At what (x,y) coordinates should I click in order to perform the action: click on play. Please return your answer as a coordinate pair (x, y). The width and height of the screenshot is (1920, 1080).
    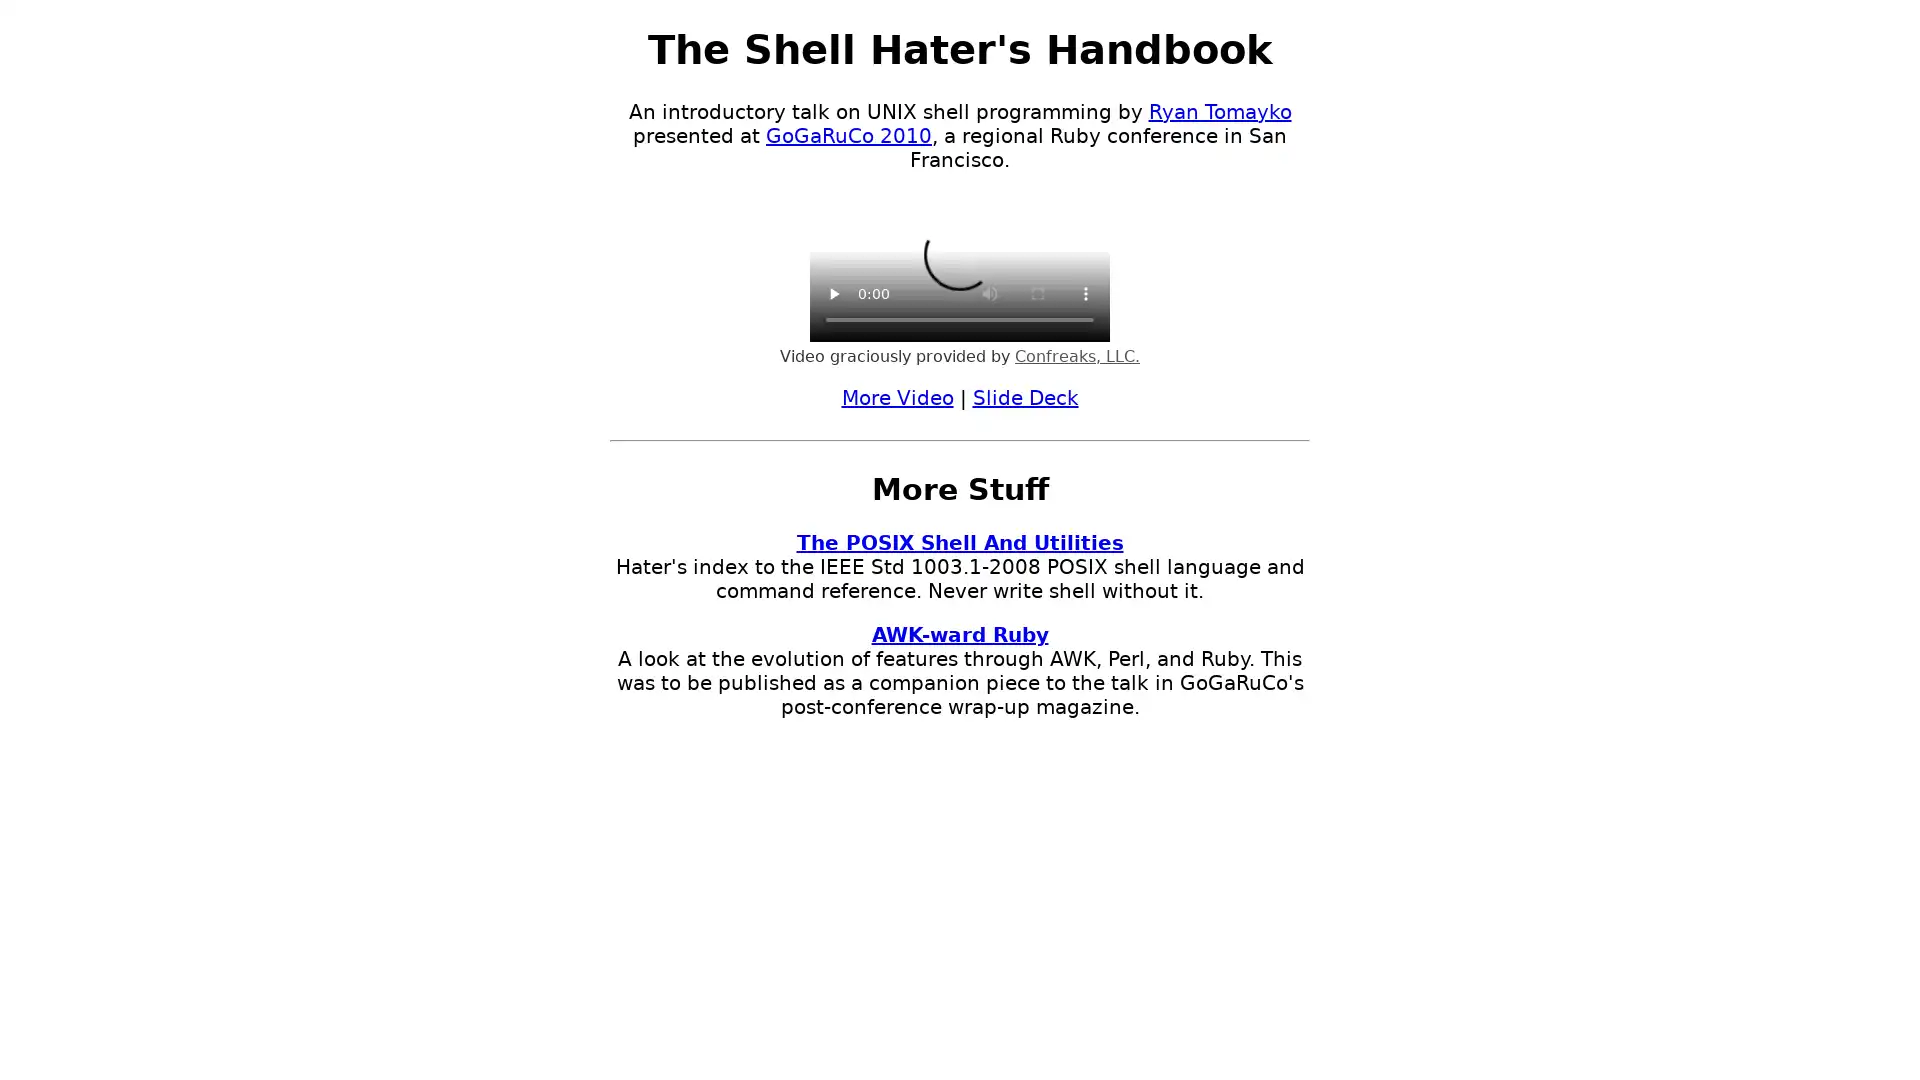
    Looking at the image, I should click on (834, 293).